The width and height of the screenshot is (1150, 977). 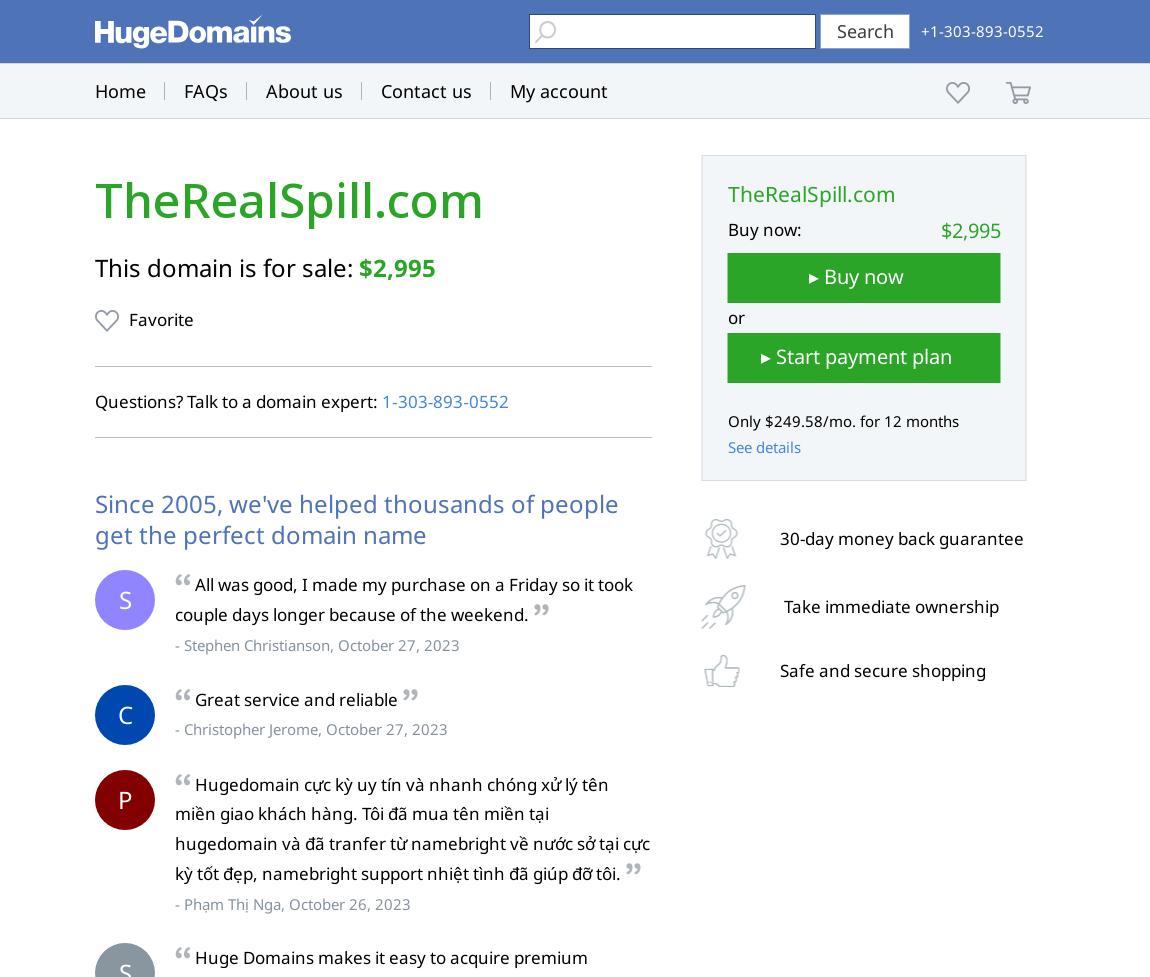 What do you see at coordinates (304, 90) in the screenshot?
I see `'About us'` at bounding box center [304, 90].